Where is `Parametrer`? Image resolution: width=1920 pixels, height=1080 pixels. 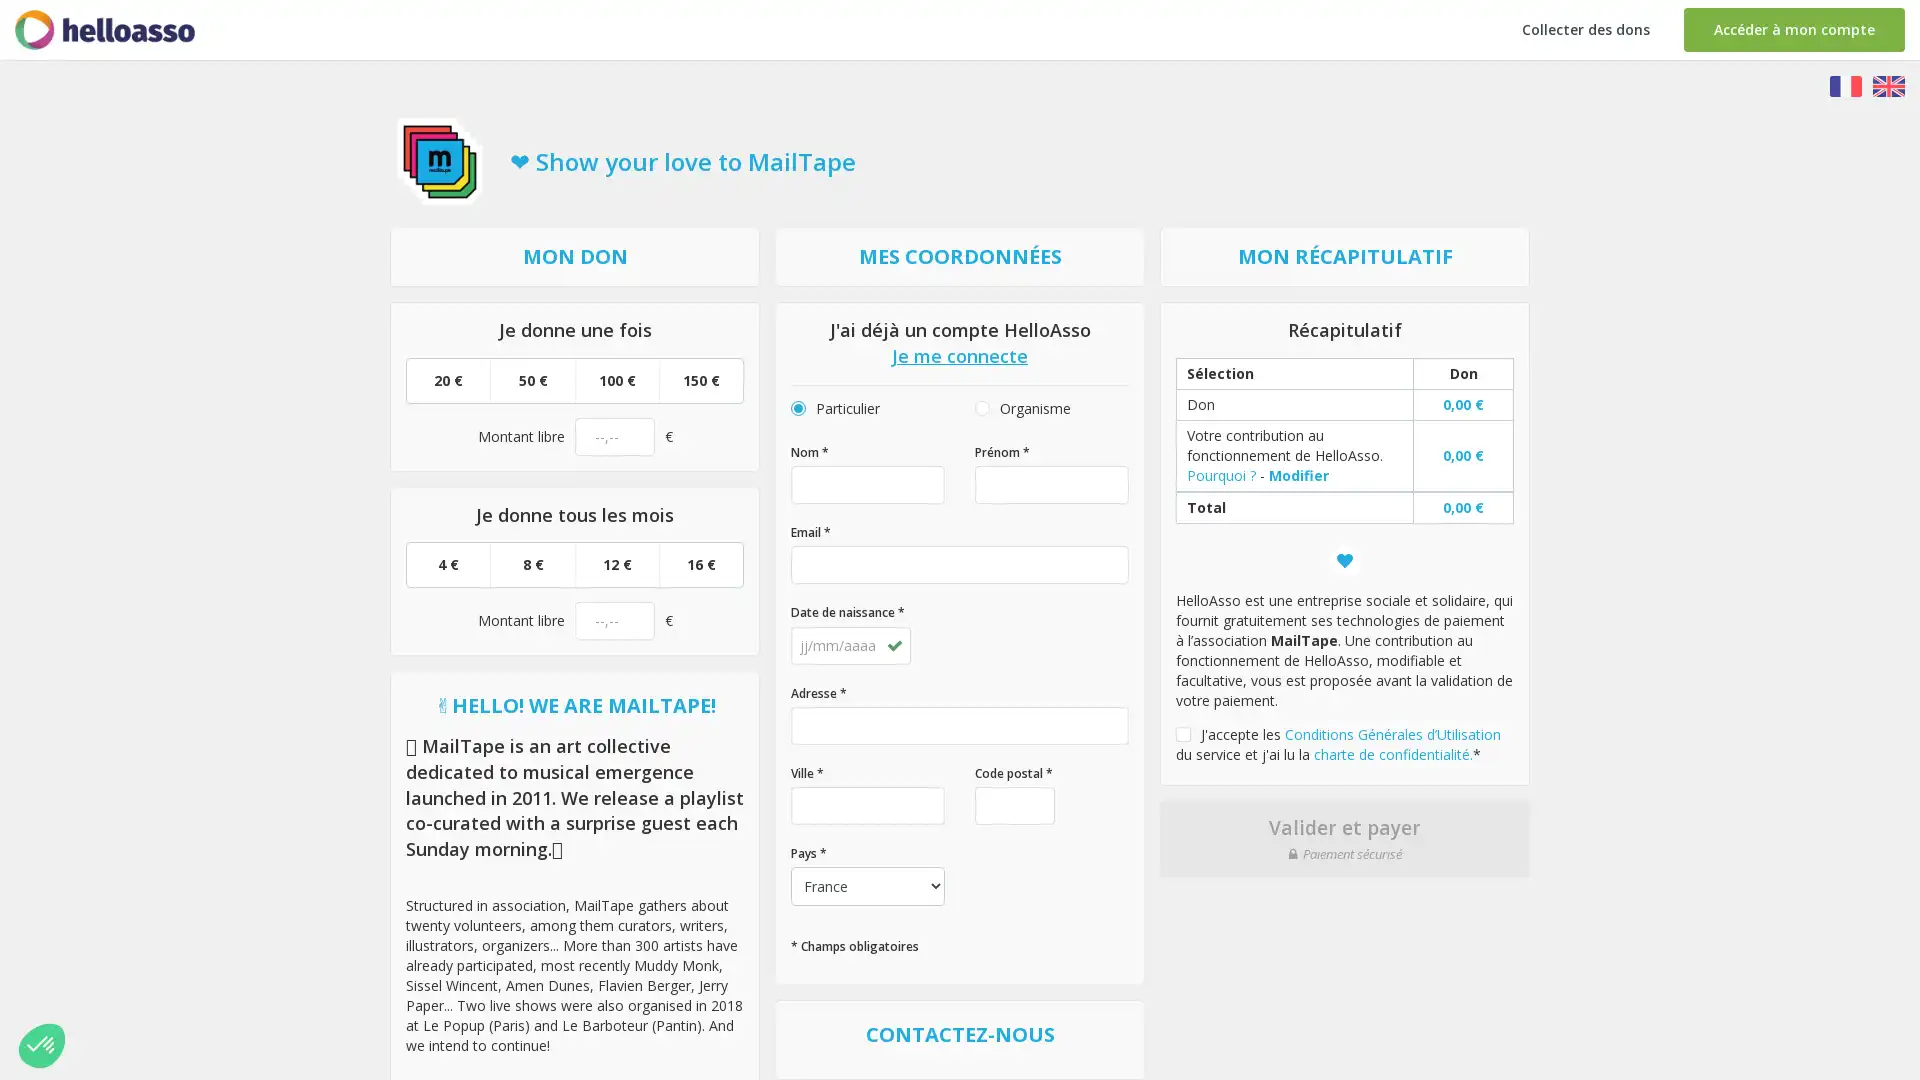
Parametrer is located at coordinates (230, 978).